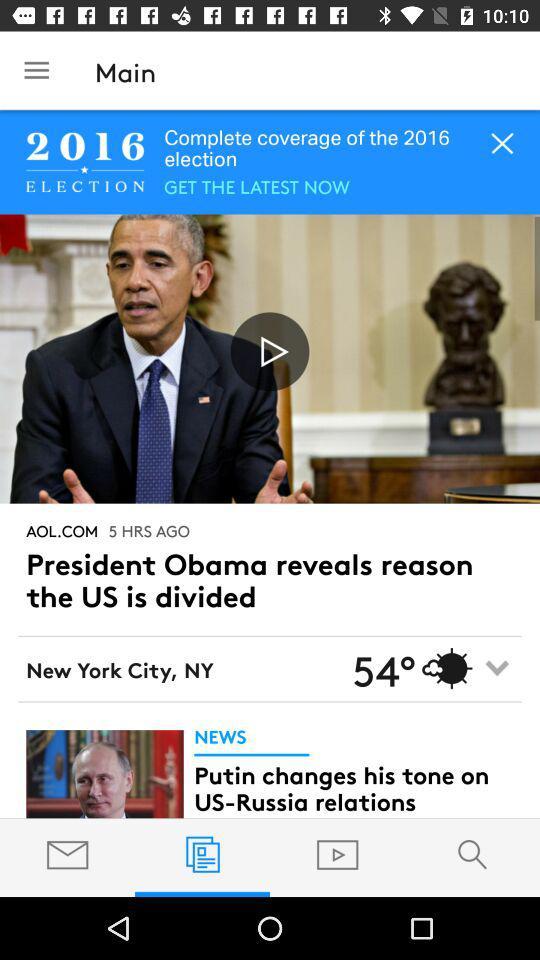 The image size is (540, 960). Describe the element at coordinates (501, 144) in the screenshot. I see `the close icon` at that location.